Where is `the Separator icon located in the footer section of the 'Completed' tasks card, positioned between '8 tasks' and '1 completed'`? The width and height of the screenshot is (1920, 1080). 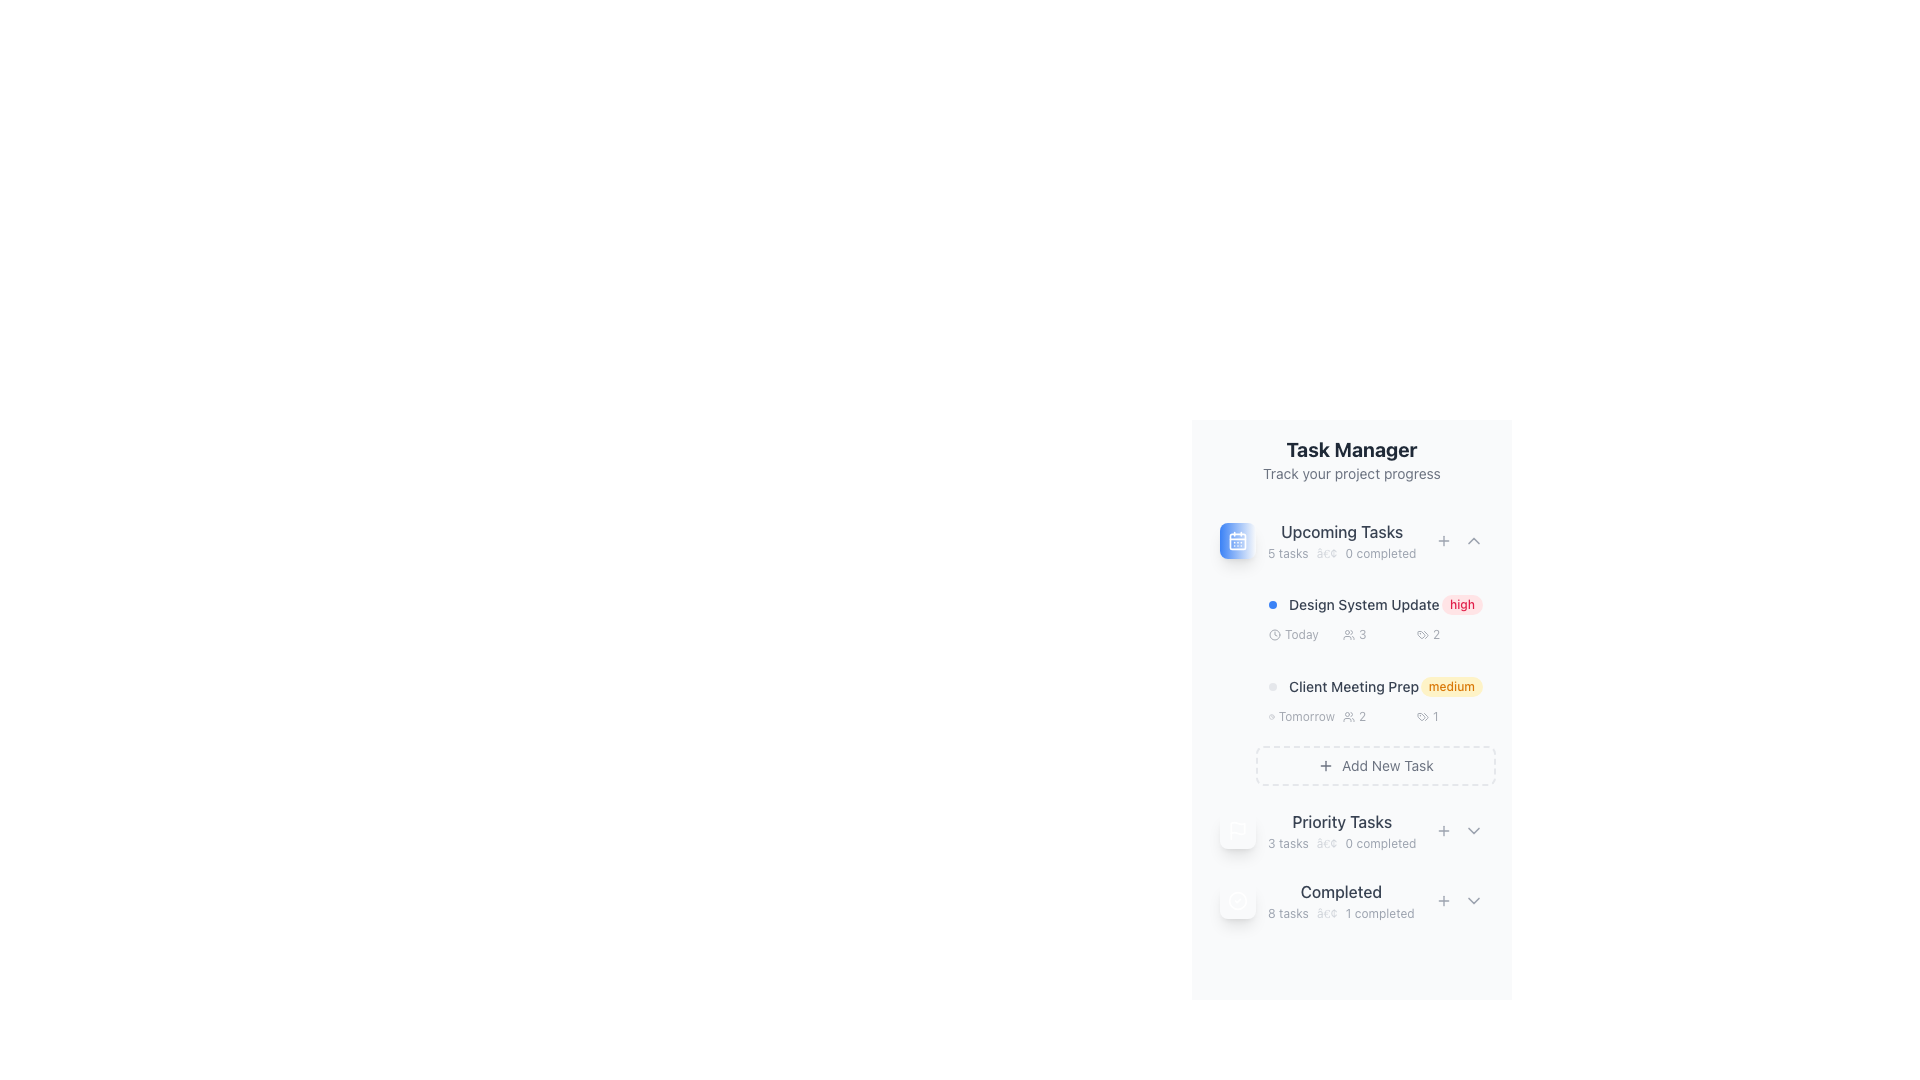
the Separator icon located in the footer section of the 'Completed' tasks card, positioned between '8 tasks' and '1 completed' is located at coordinates (1327, 914).